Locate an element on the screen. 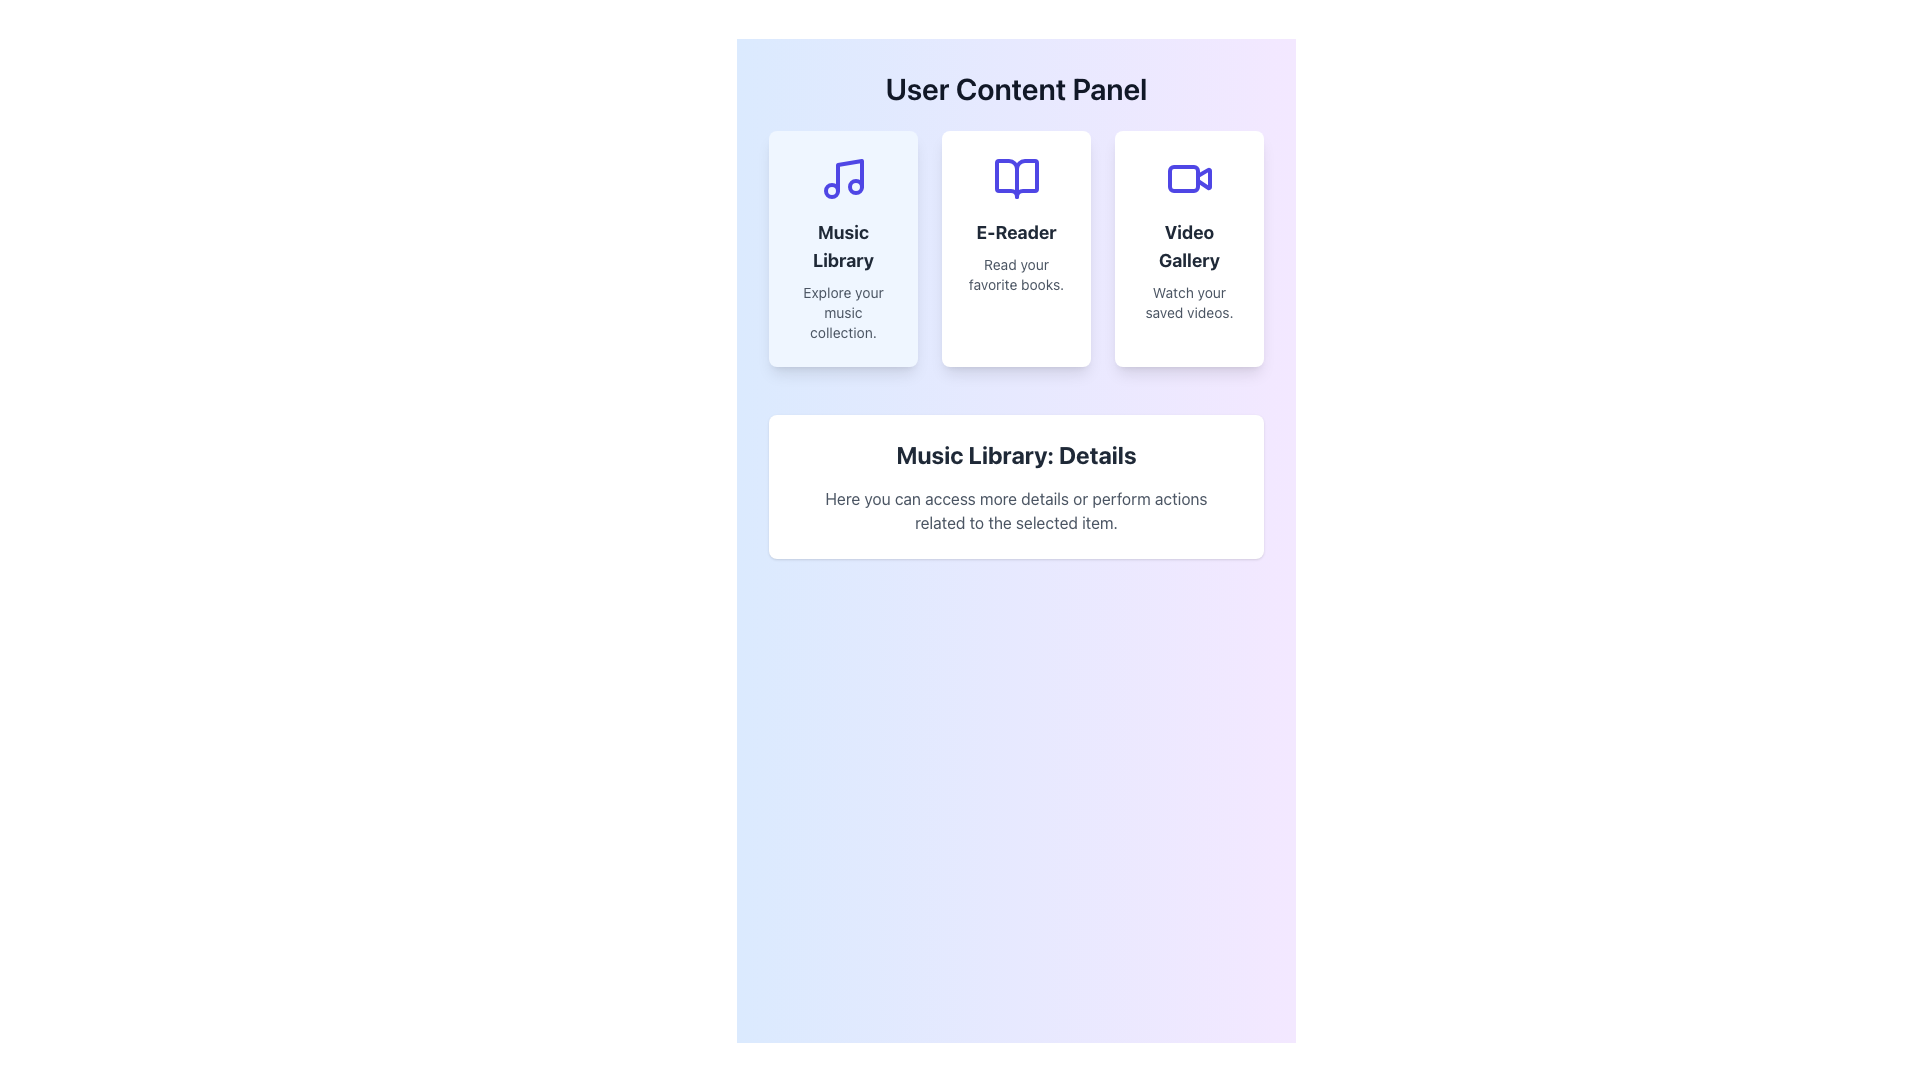  the 'User Content Panel' text label which is styled with a large and bold font, located at the top of the interface above the interactive cards is located at coordinates (1016, 87).